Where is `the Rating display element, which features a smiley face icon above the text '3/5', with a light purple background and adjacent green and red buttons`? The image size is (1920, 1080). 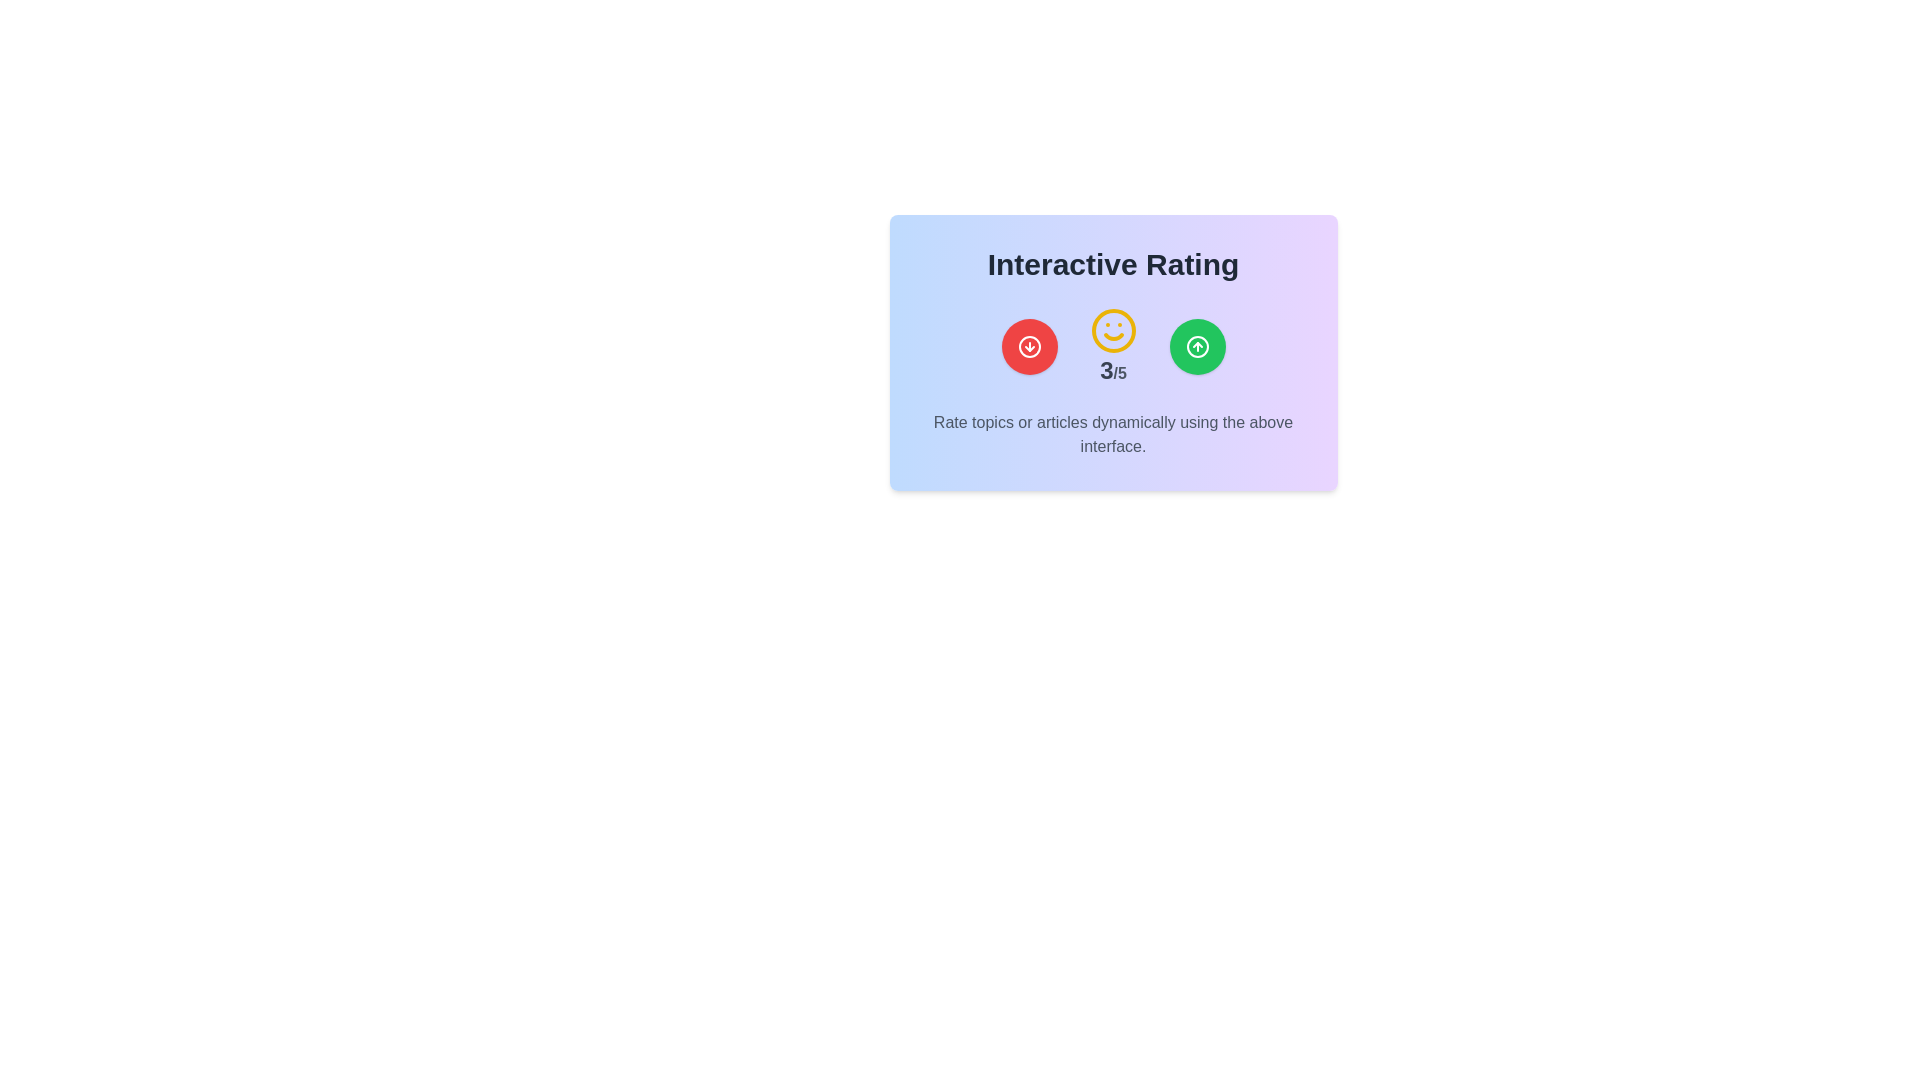
the Rating display element, which features a smiley face icon above the text '3/5', with a light purple background and adjacent green and red buttons is located at coordinates (1112, 346).